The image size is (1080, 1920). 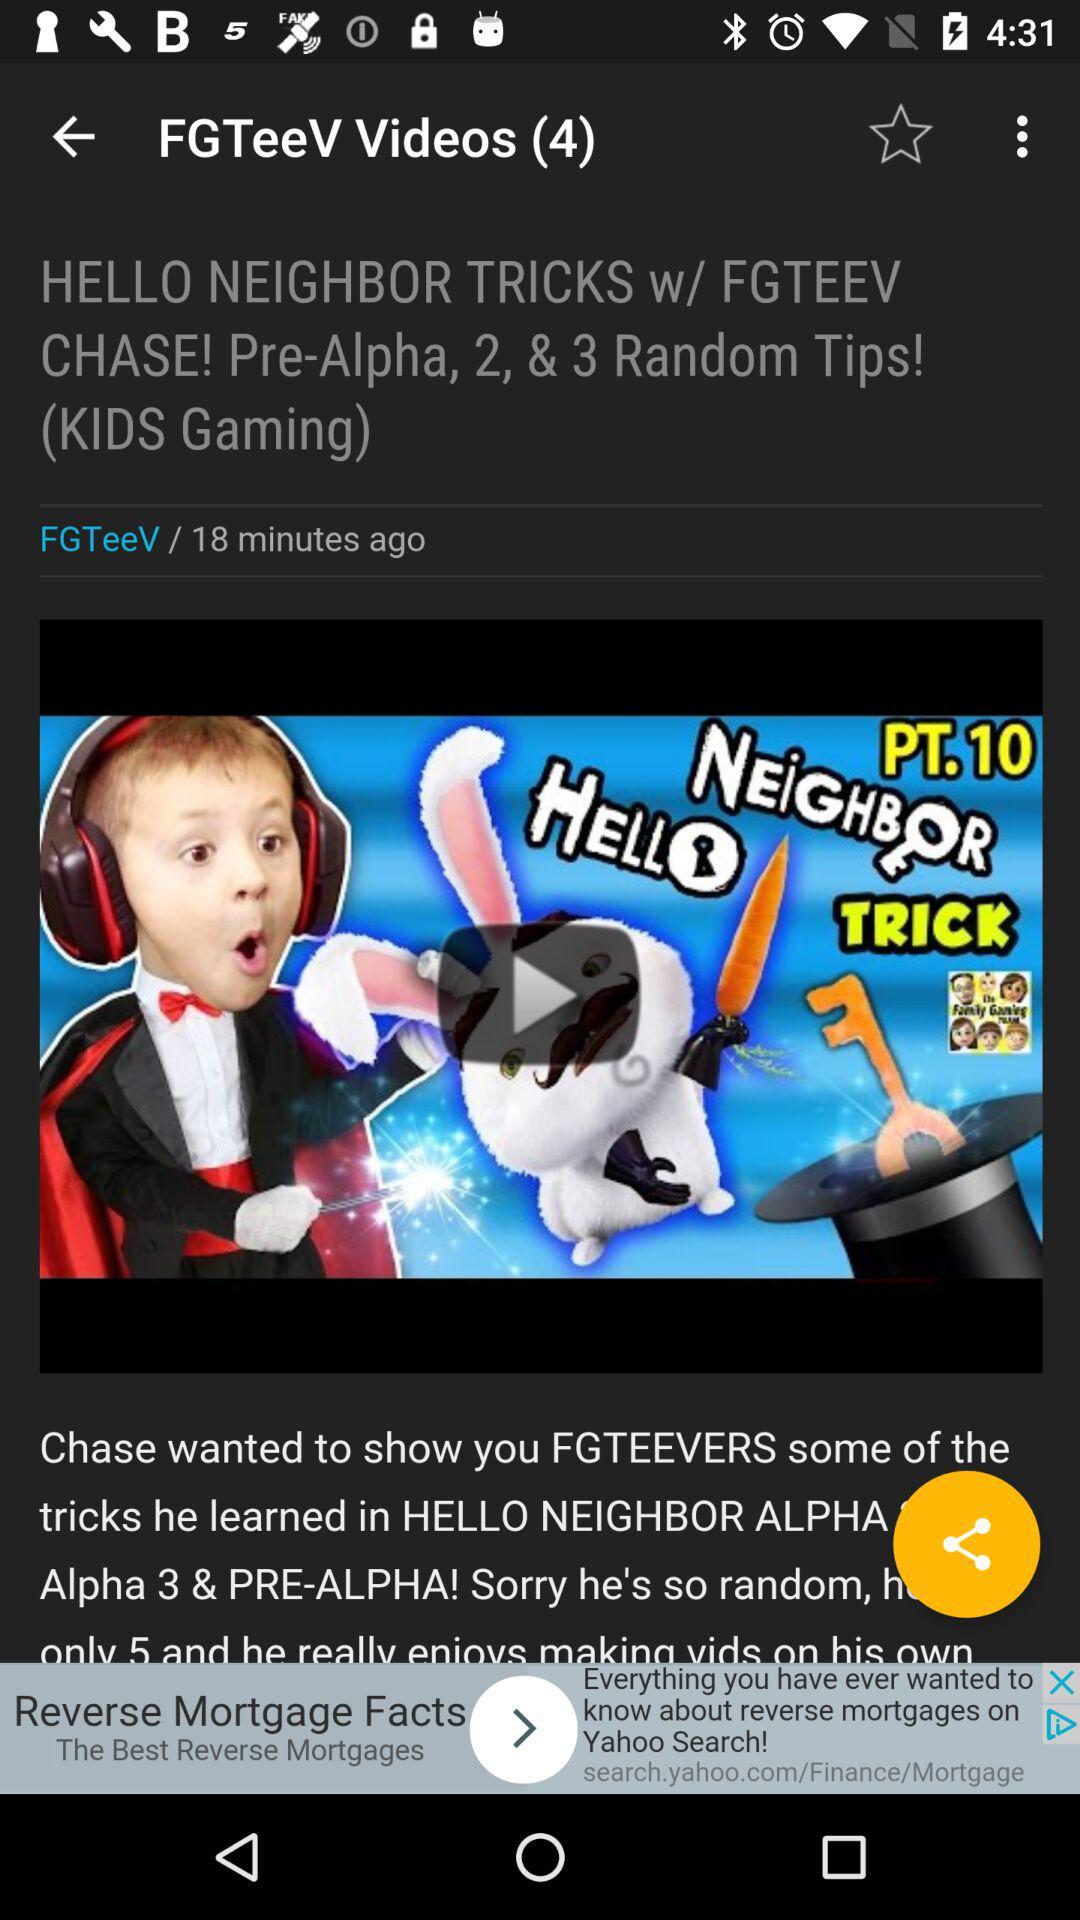 What do you see at coordinates (540, 862) in the screenshot?
I see `principal screen` at bounding box center [540, 862].